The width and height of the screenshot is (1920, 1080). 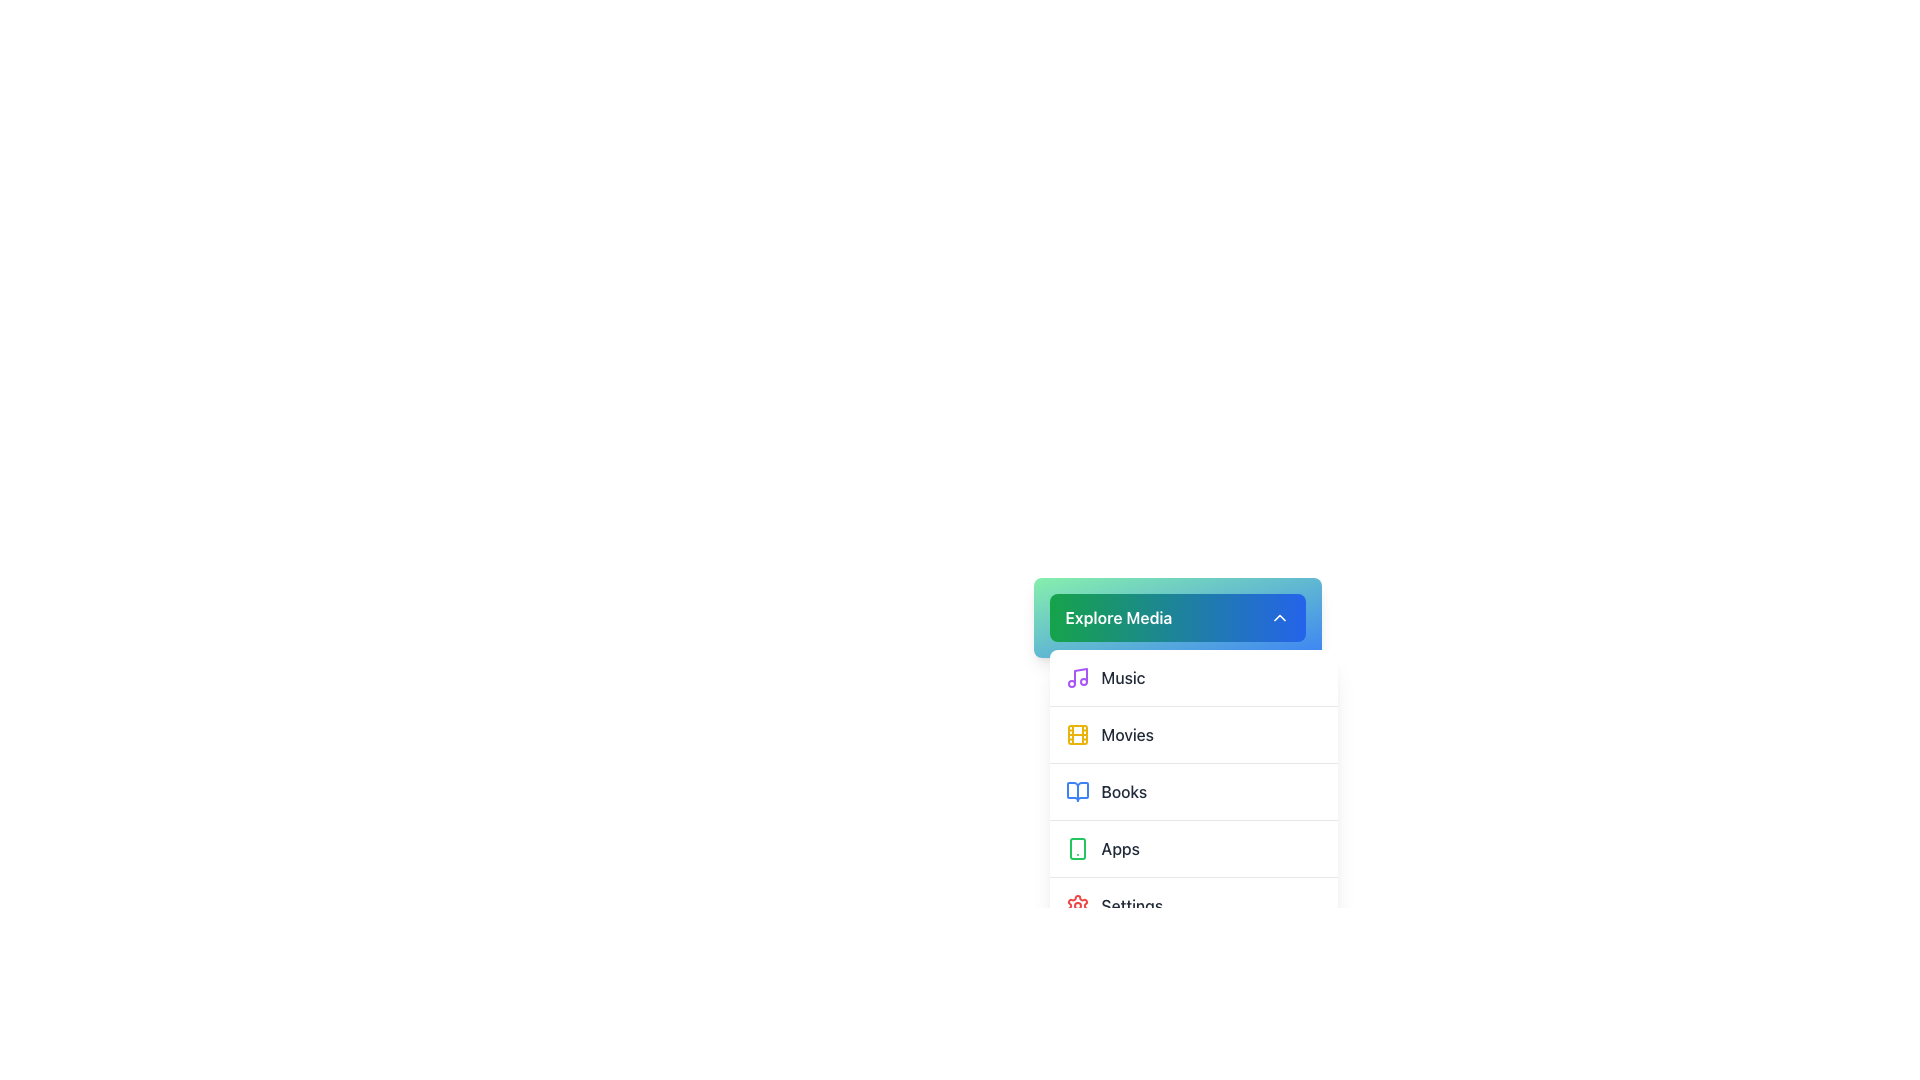 What do you see at coordinates (1124, 790) in the screenshot?
I see `text of the 'Books' label located within the dropdown menu, which is displayed in gray color and has a medium-weight font` at bounding box center [1124, 790].